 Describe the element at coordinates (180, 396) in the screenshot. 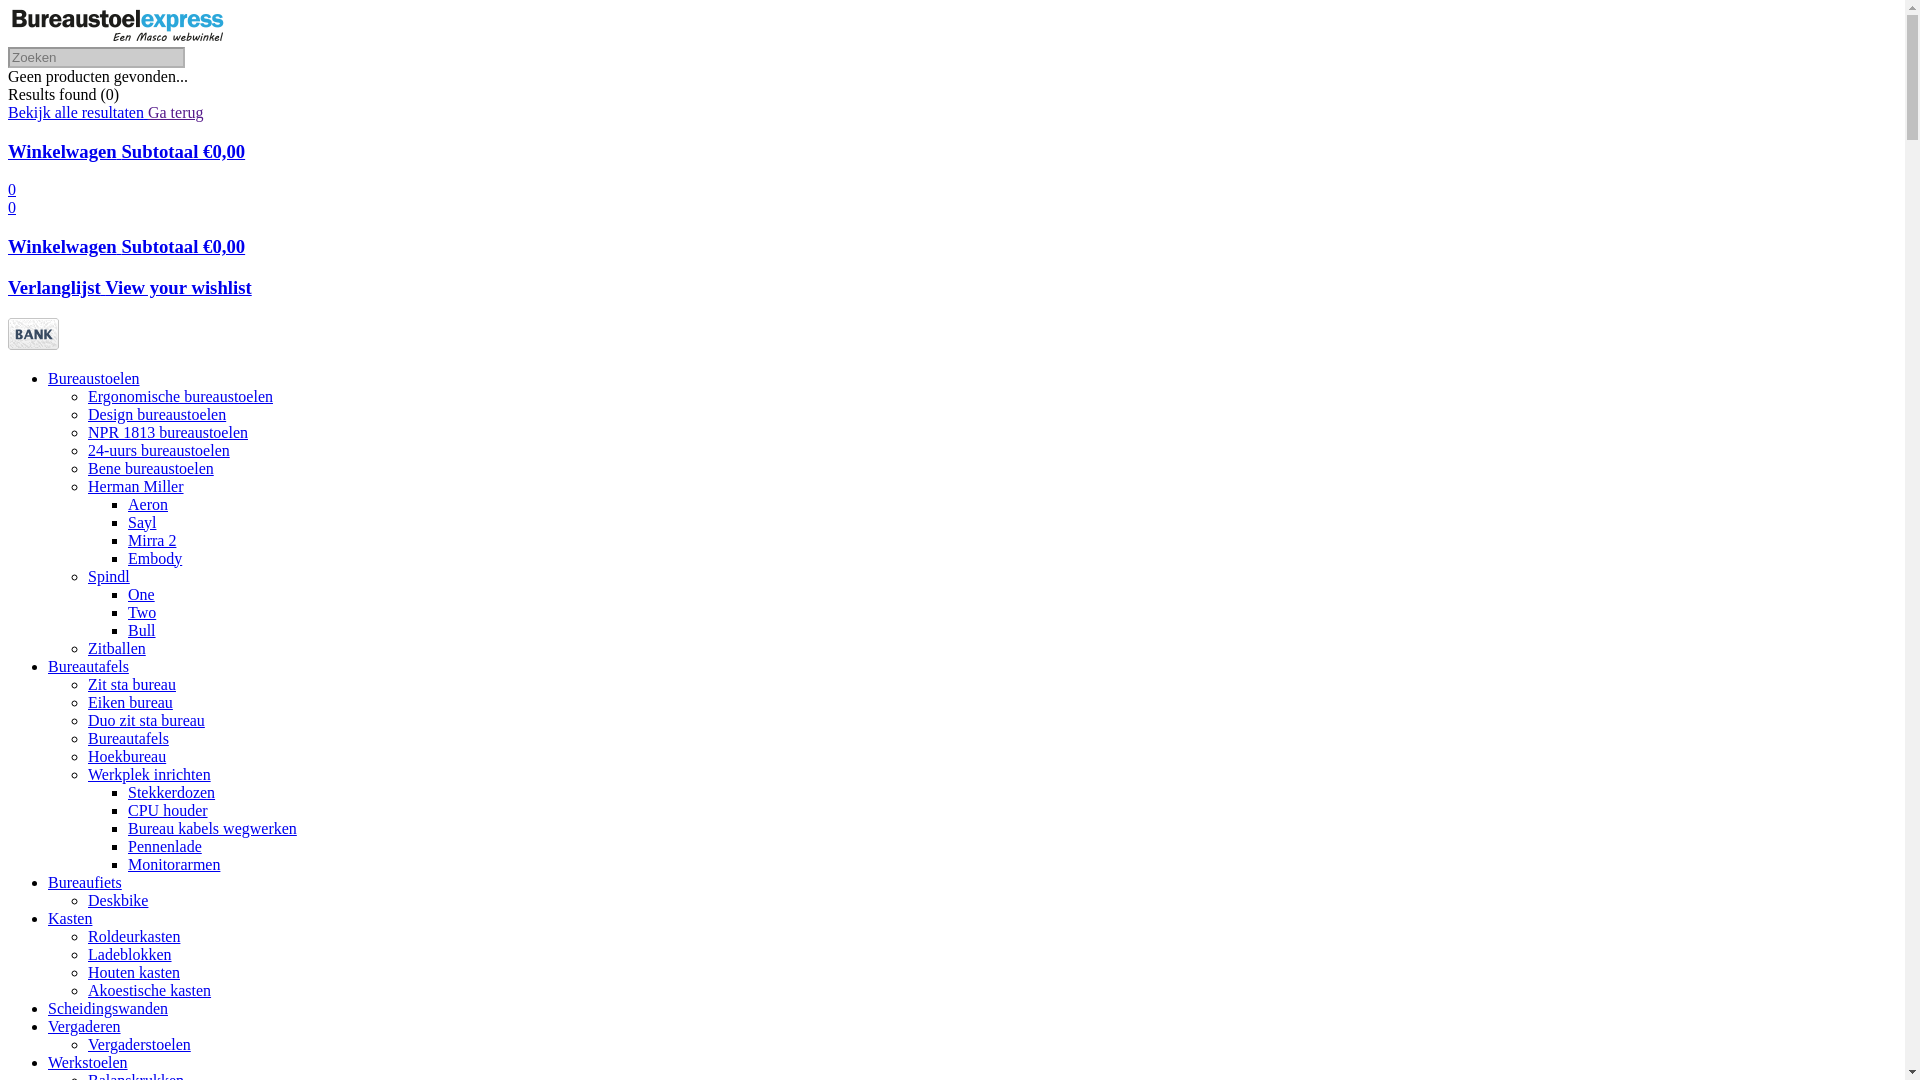

I see `'Ergonomische bureaustoelen'` at that location.